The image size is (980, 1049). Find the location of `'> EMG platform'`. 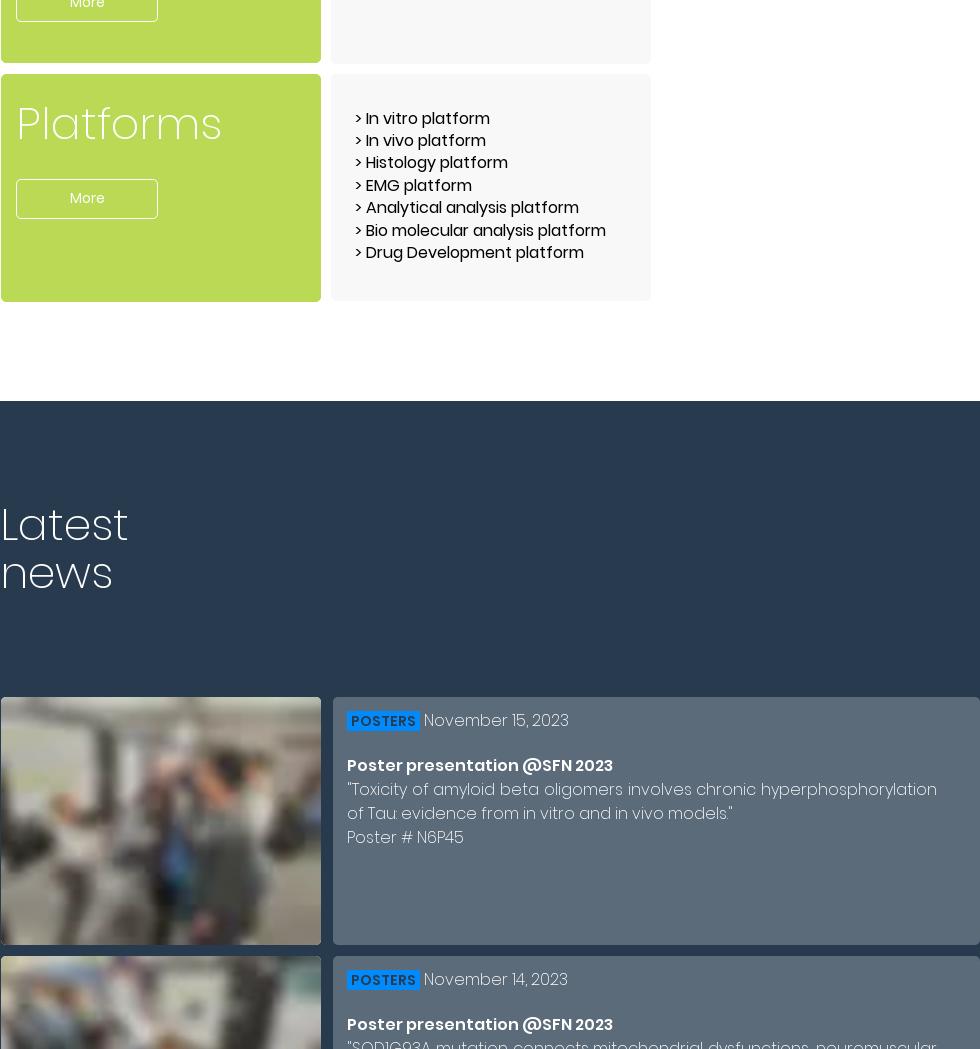

'> EMG platform' is located at coordinates (413, 183).